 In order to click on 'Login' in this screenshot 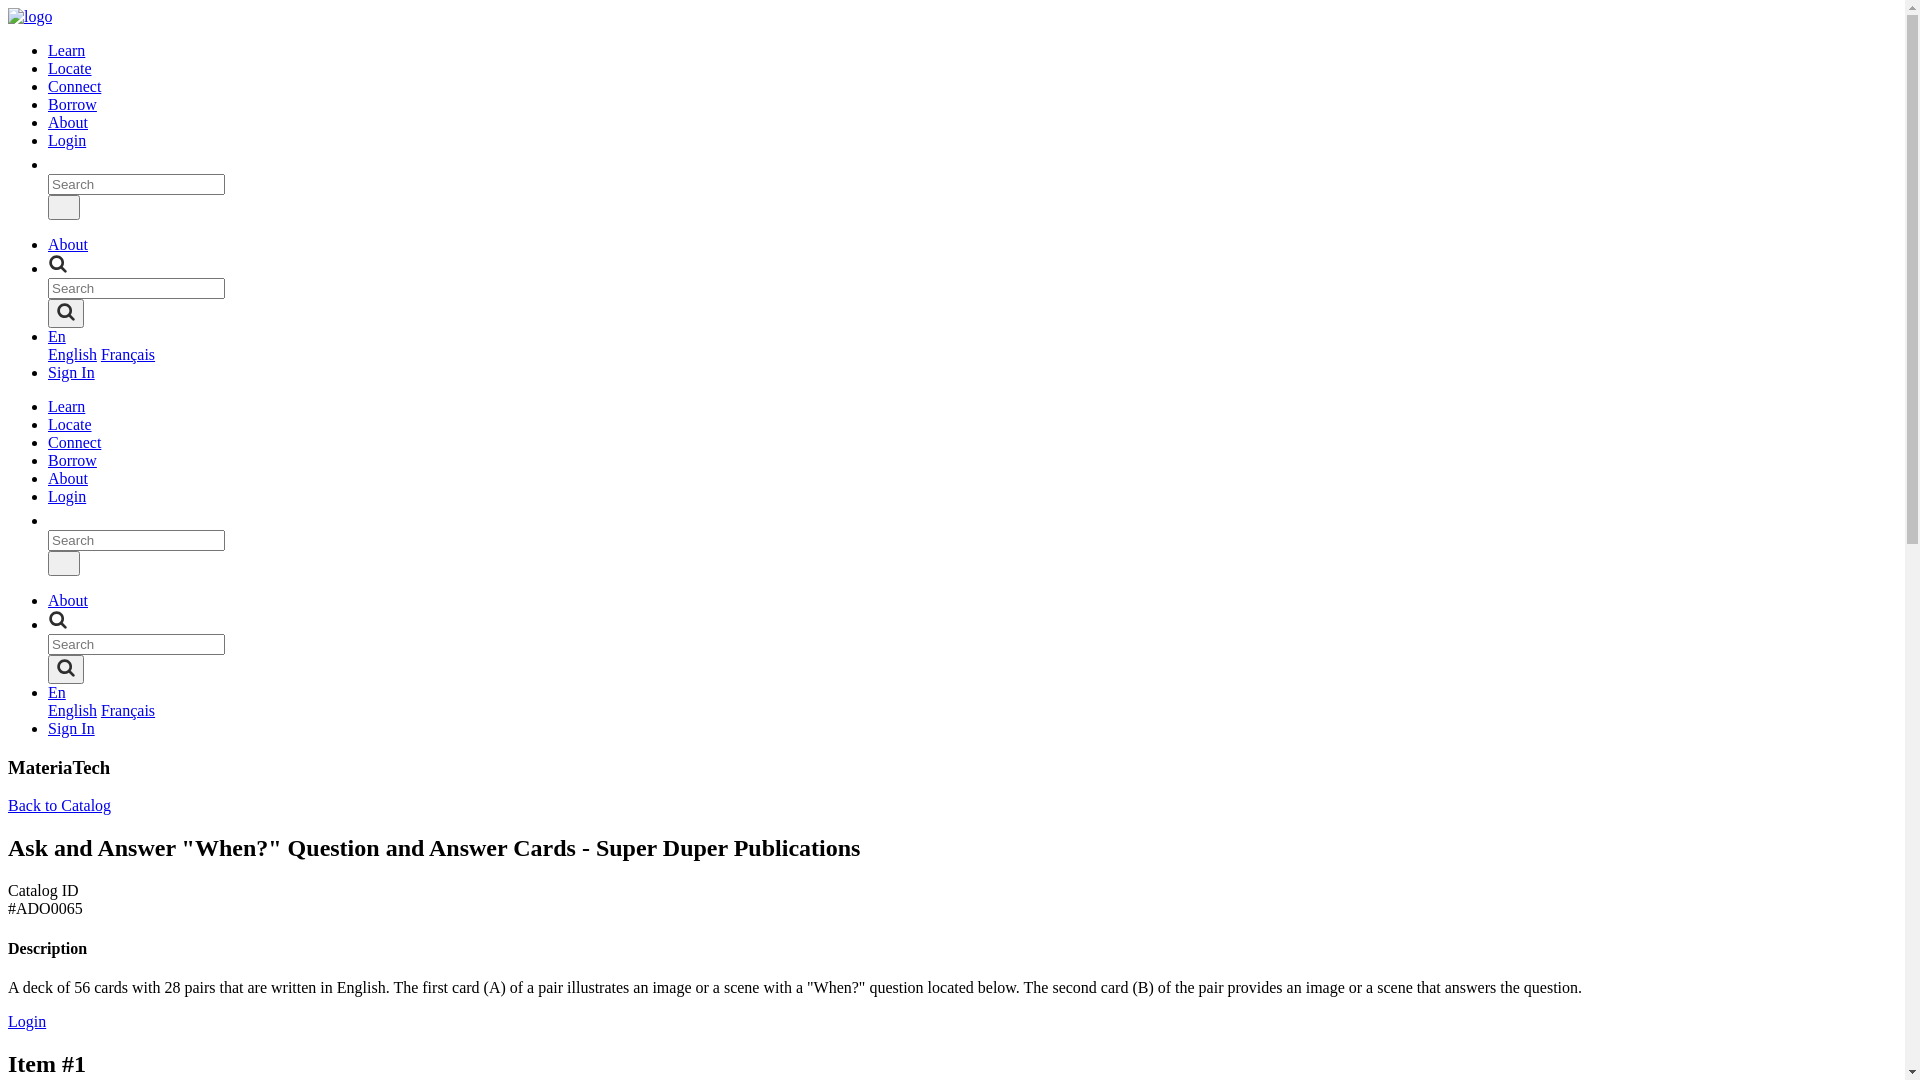, I will do `click(27, 1021)`.